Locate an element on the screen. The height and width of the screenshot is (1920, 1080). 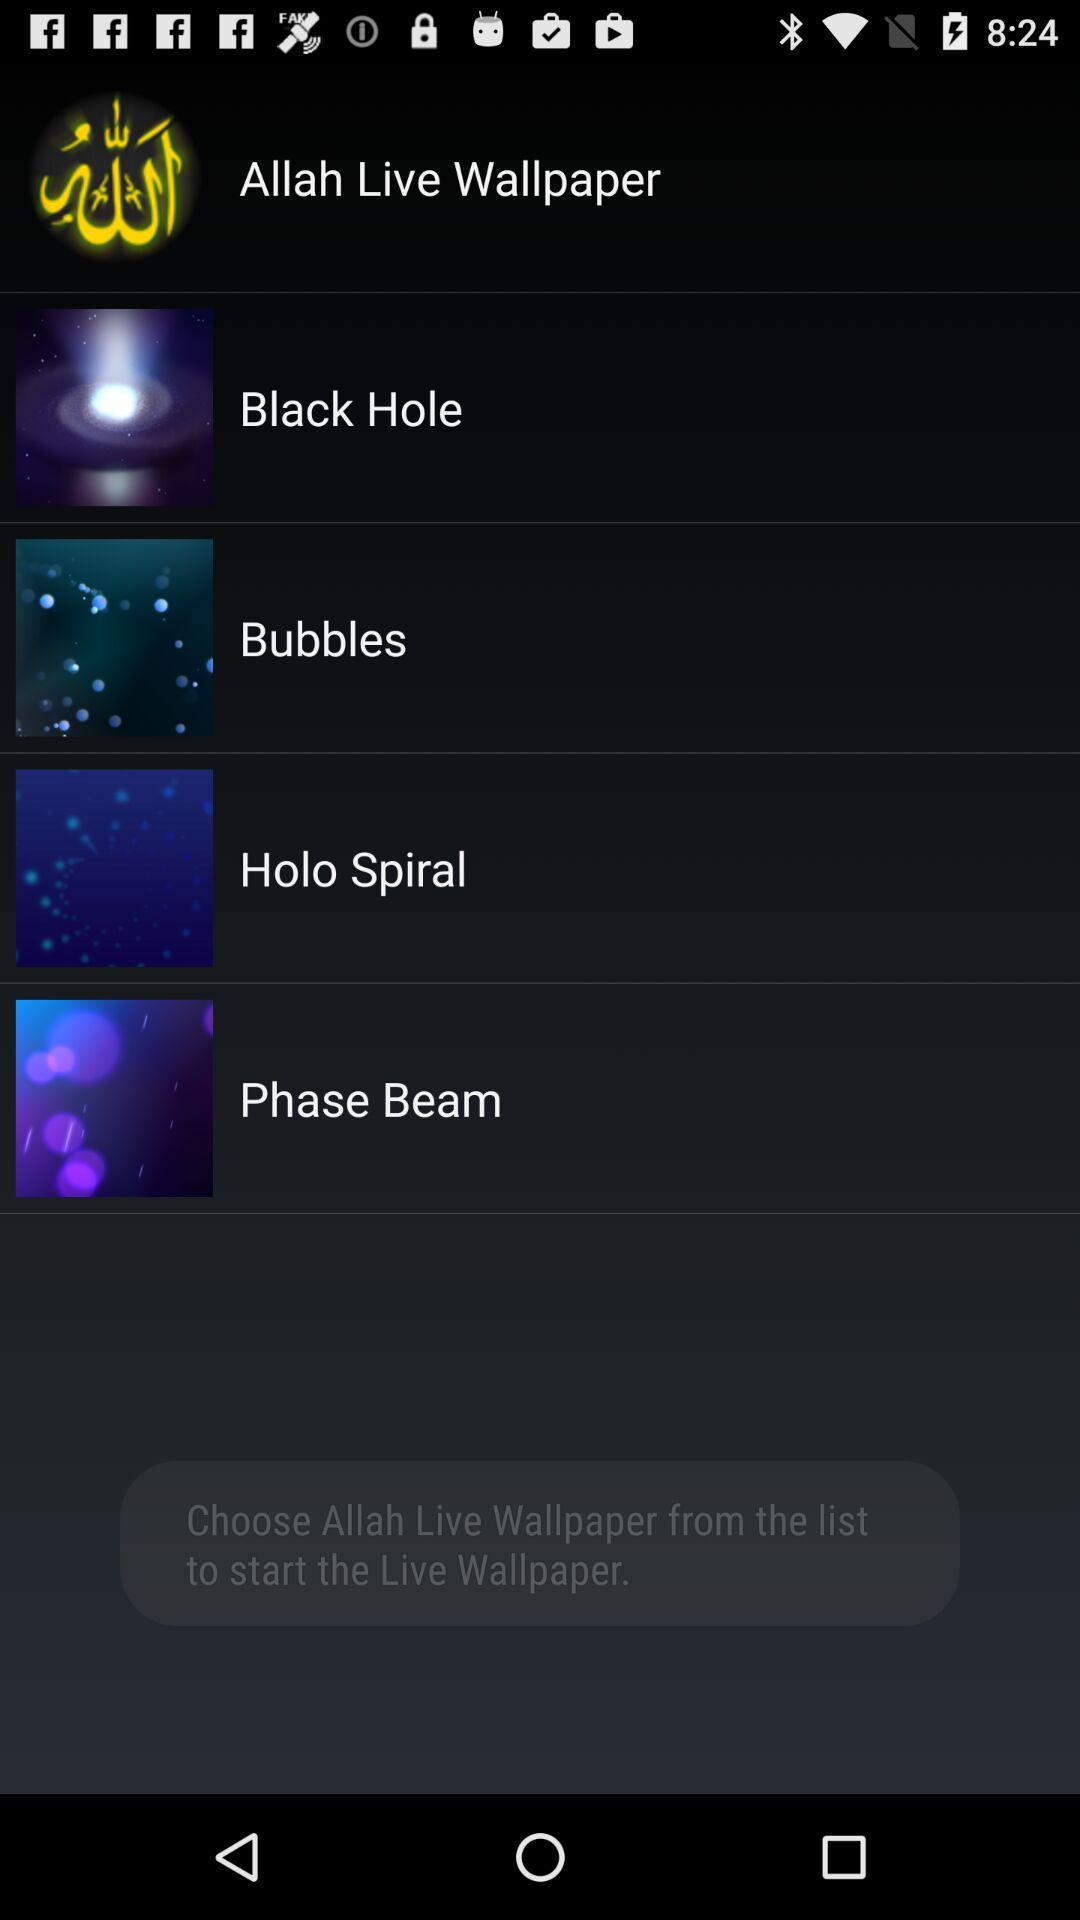
the holo spiral app is located at coordinates (352, 868).